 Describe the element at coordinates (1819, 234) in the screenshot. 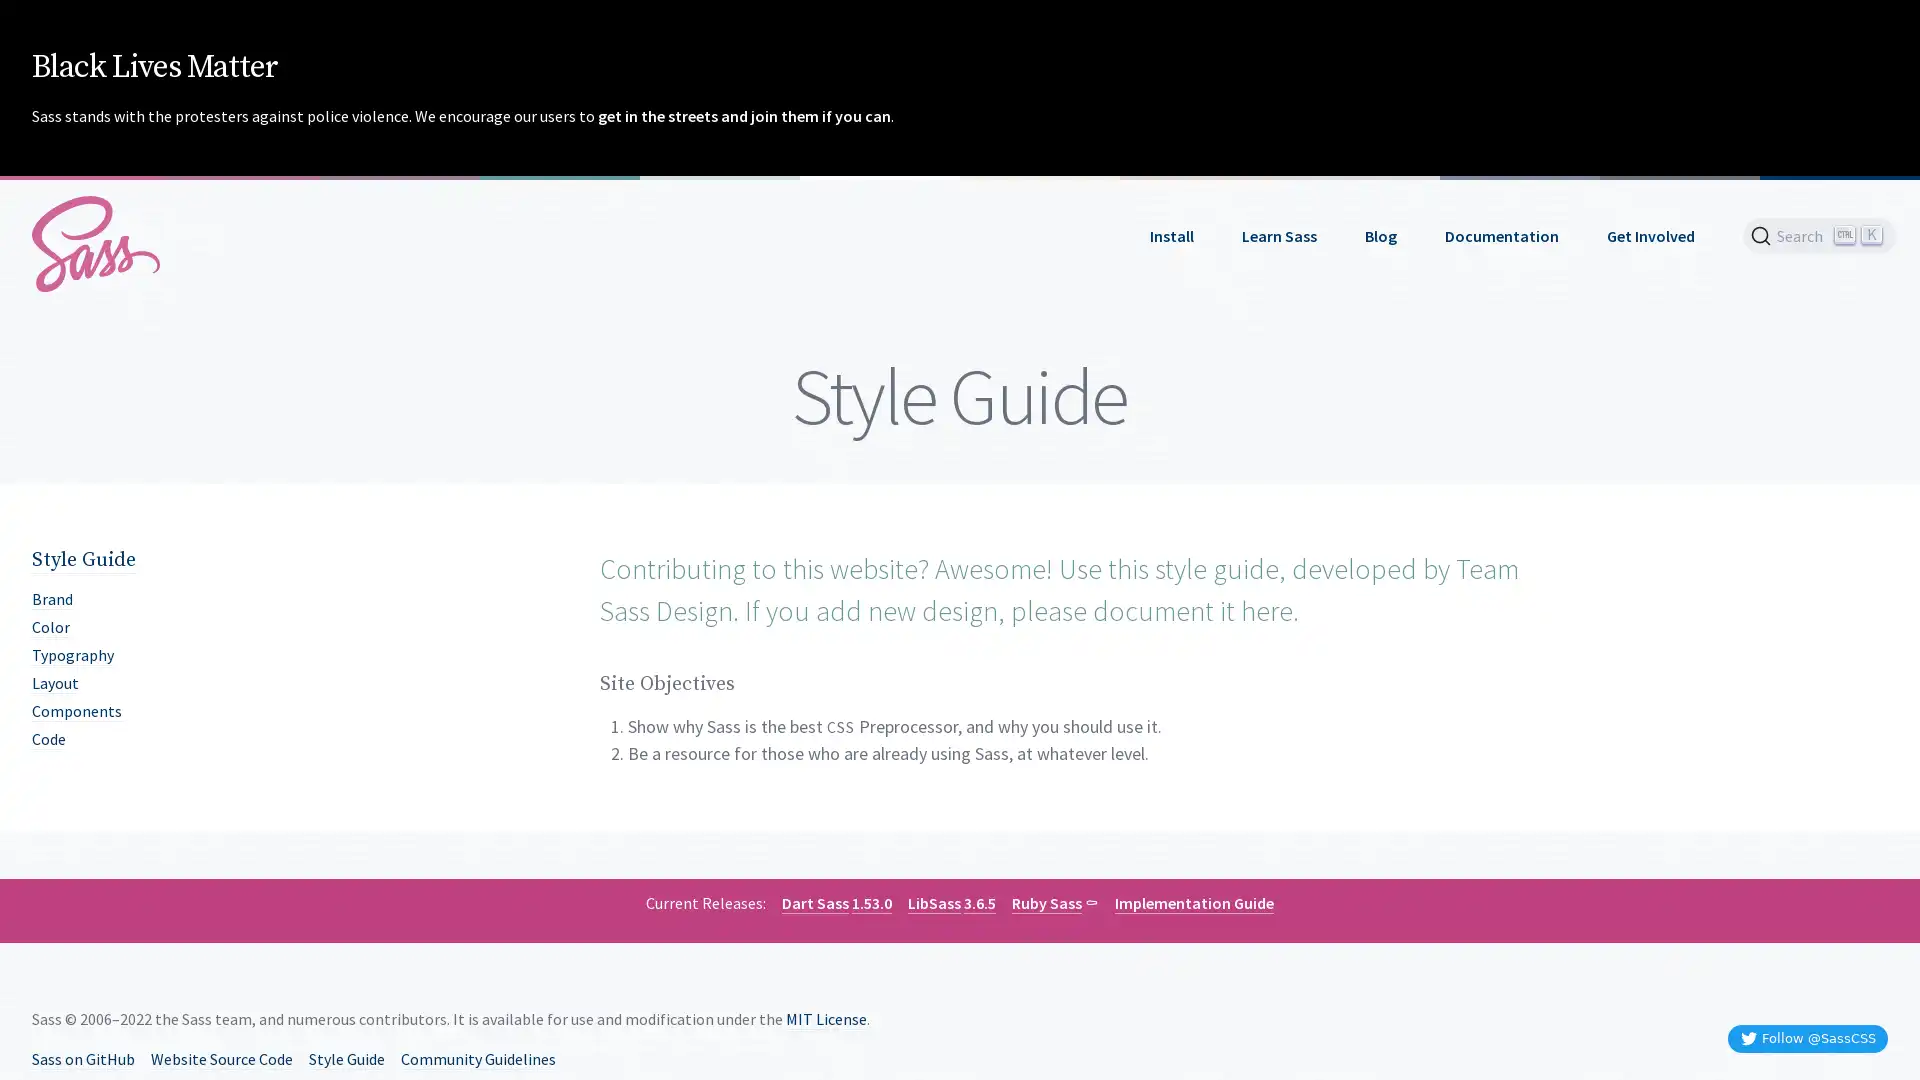

I see `Search` at that location.